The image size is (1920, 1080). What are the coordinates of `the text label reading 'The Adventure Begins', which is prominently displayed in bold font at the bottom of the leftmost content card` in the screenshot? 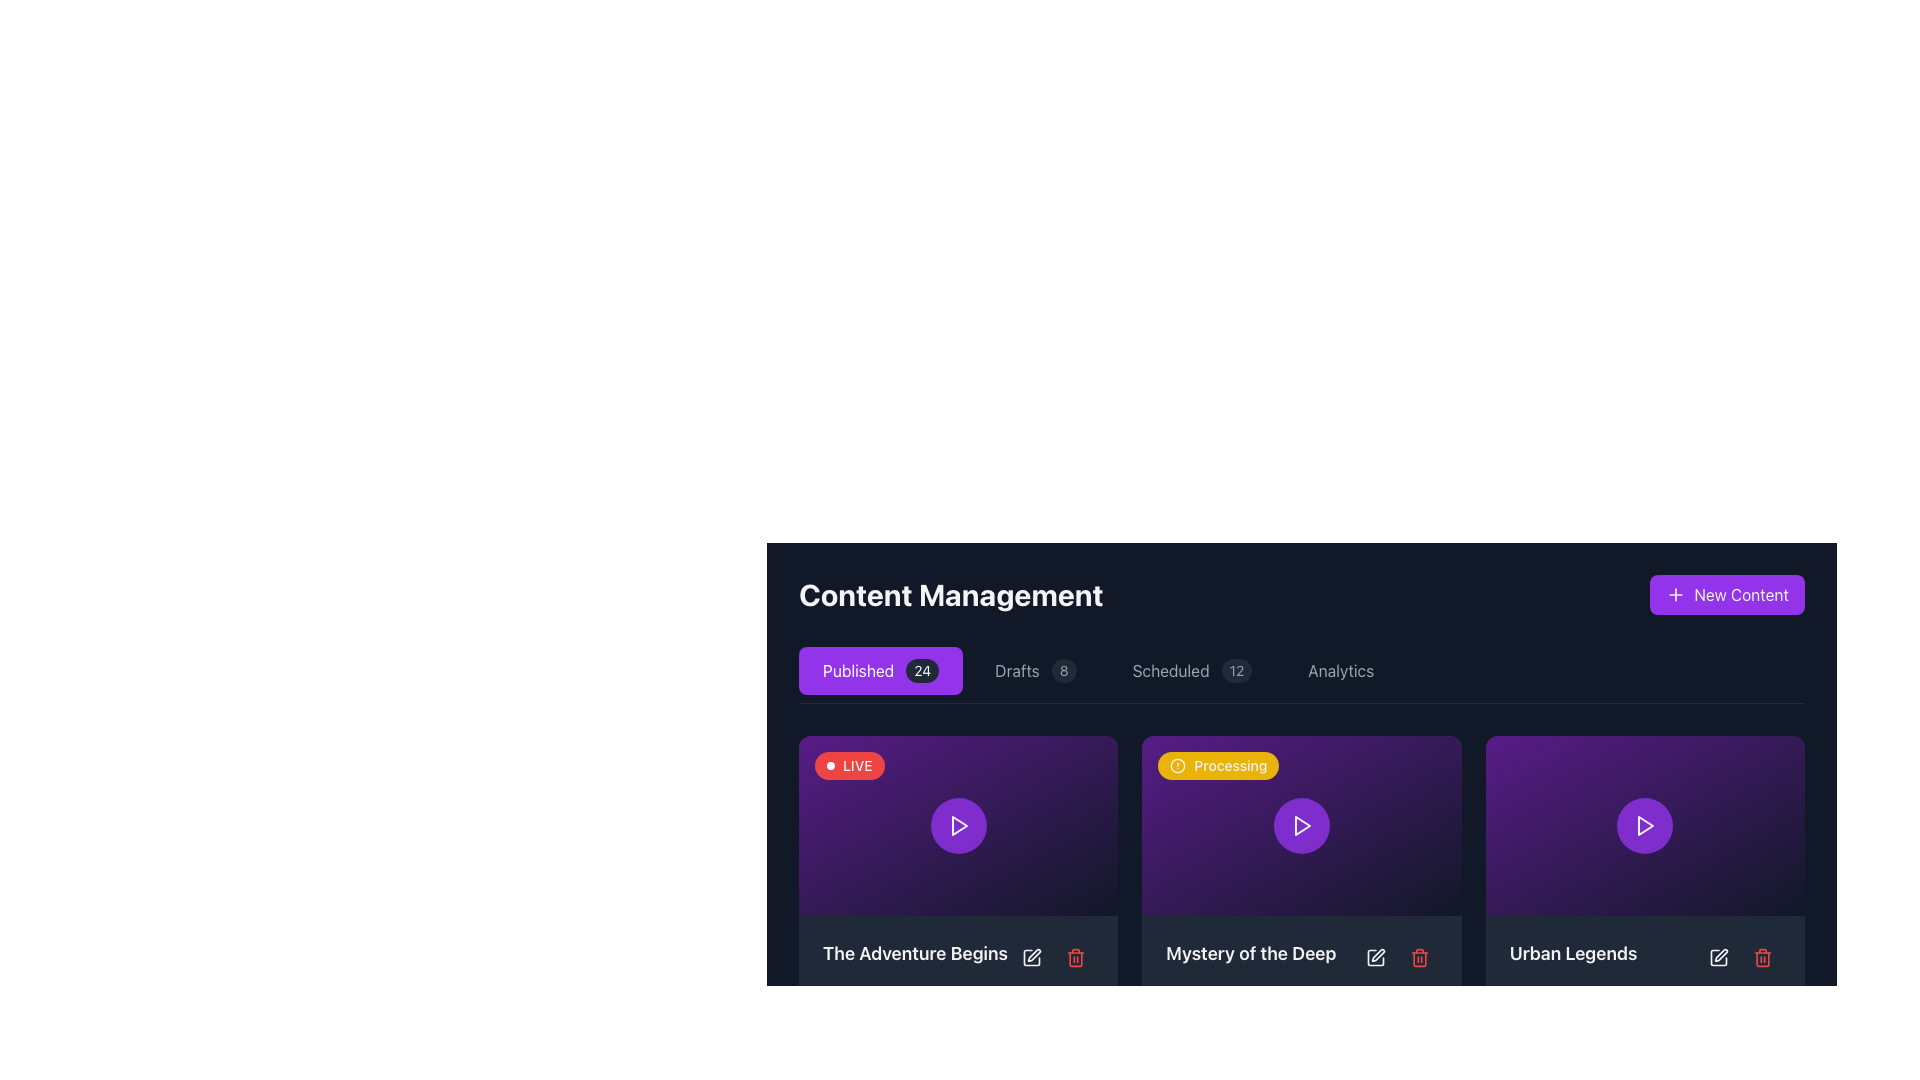 It's located at (914, 952).